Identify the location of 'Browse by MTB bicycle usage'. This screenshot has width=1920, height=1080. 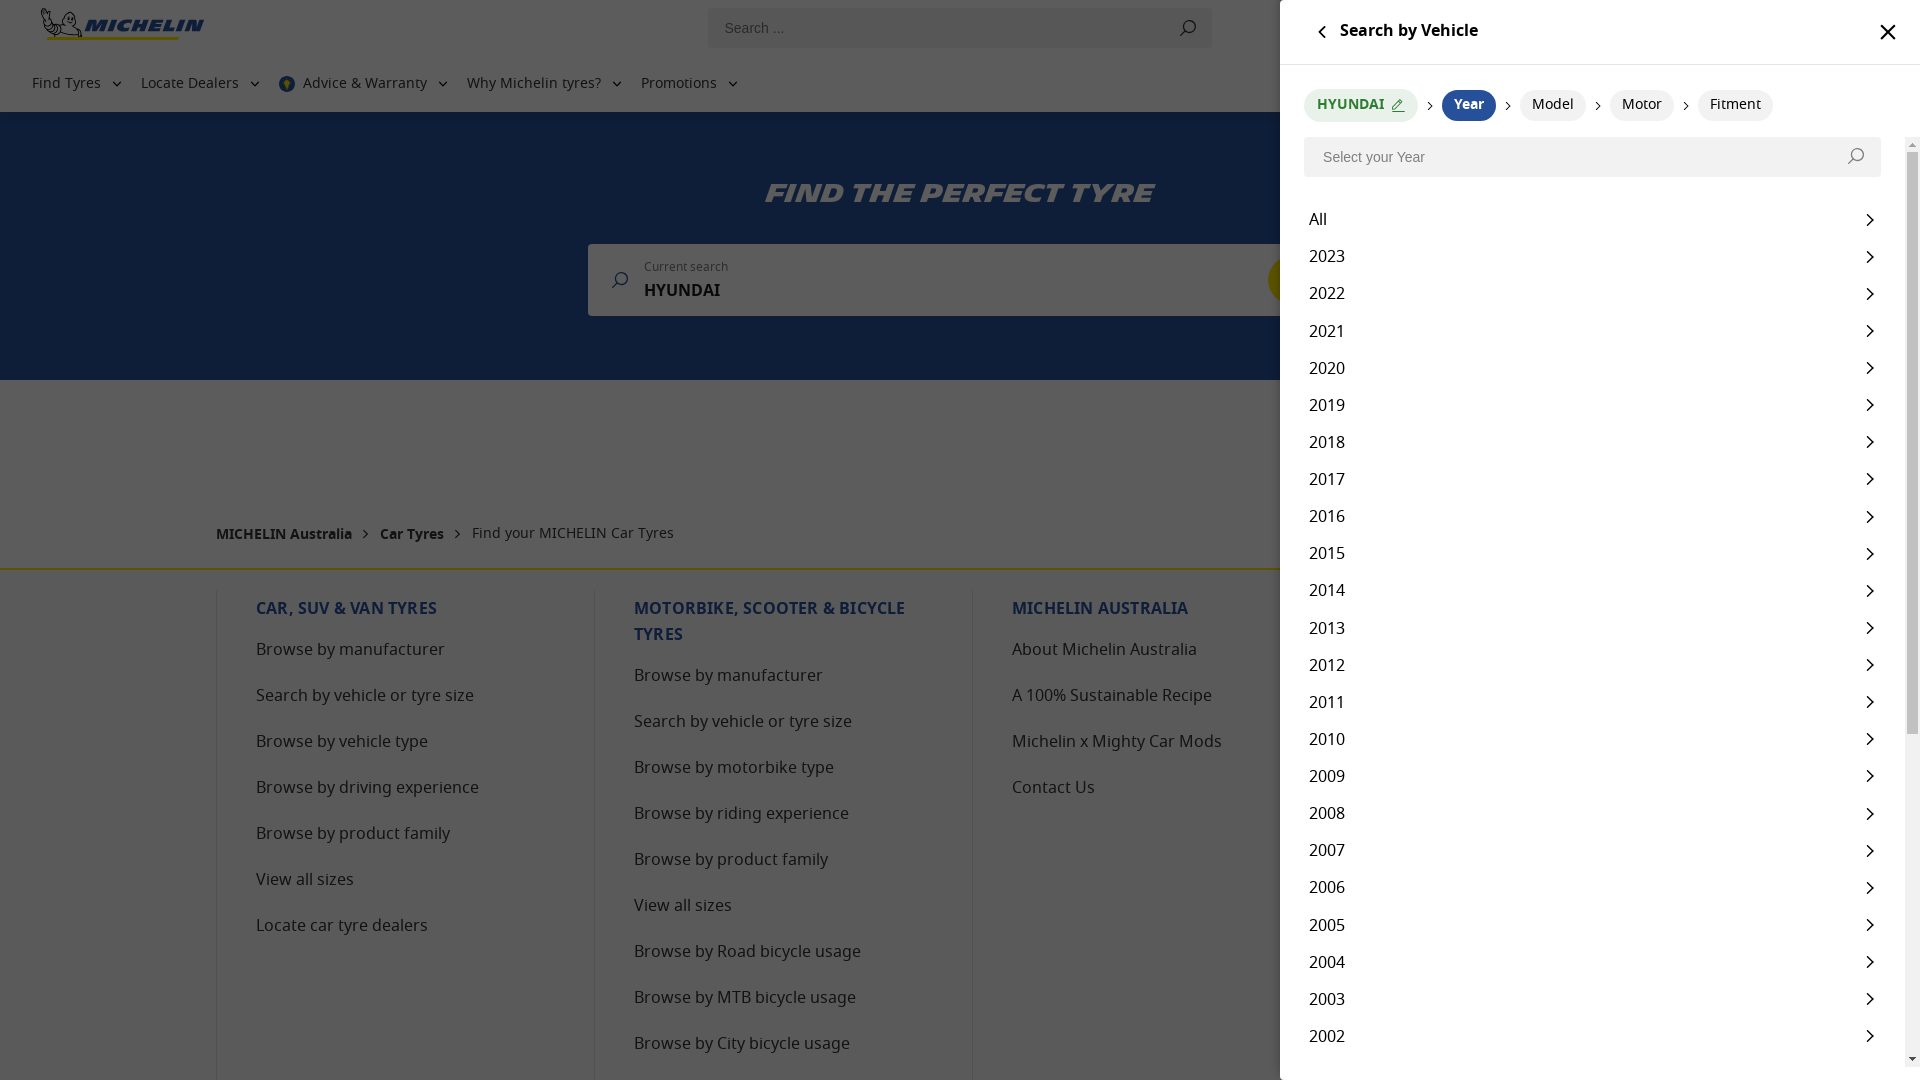
(743, 999).